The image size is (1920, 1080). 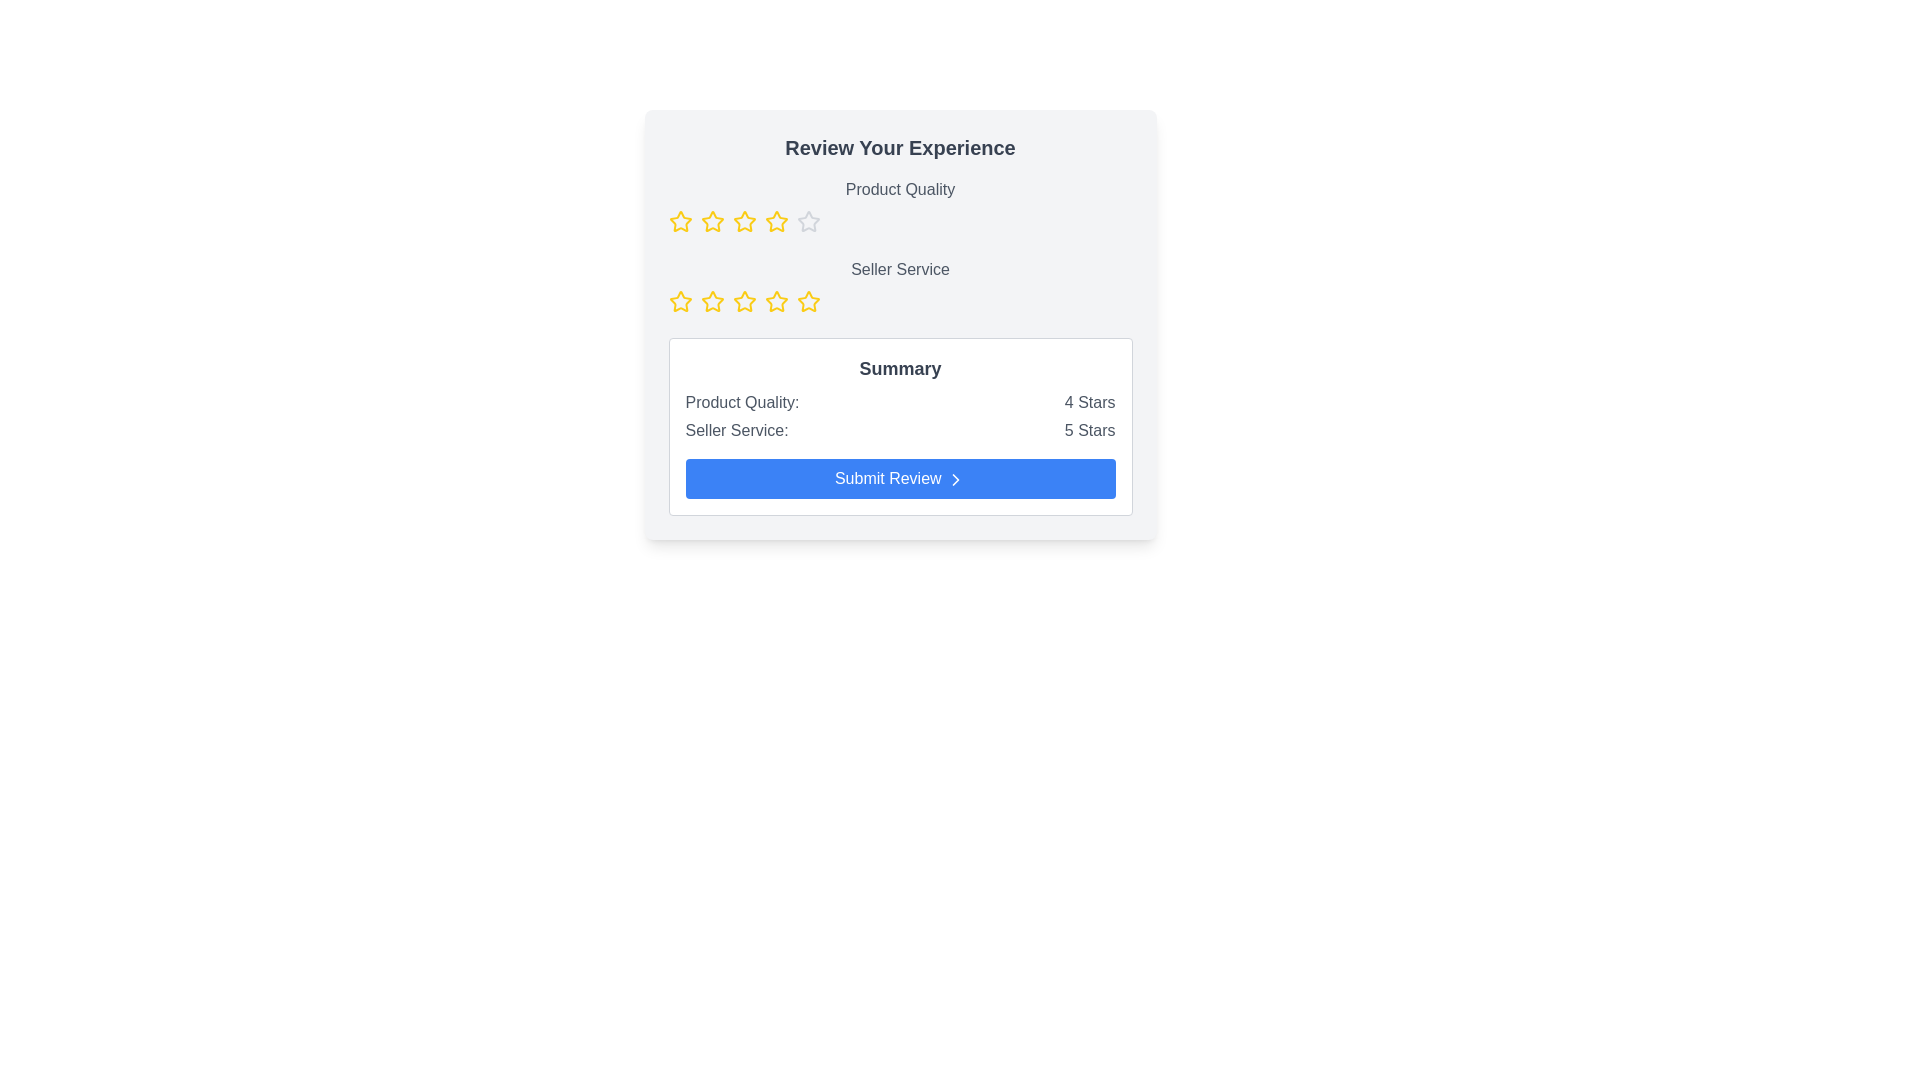 What do you see at coordinates (743, 301) in the screenshot?
I see `the fourth star icon with a yellow border` at bounding box center [743, 301].